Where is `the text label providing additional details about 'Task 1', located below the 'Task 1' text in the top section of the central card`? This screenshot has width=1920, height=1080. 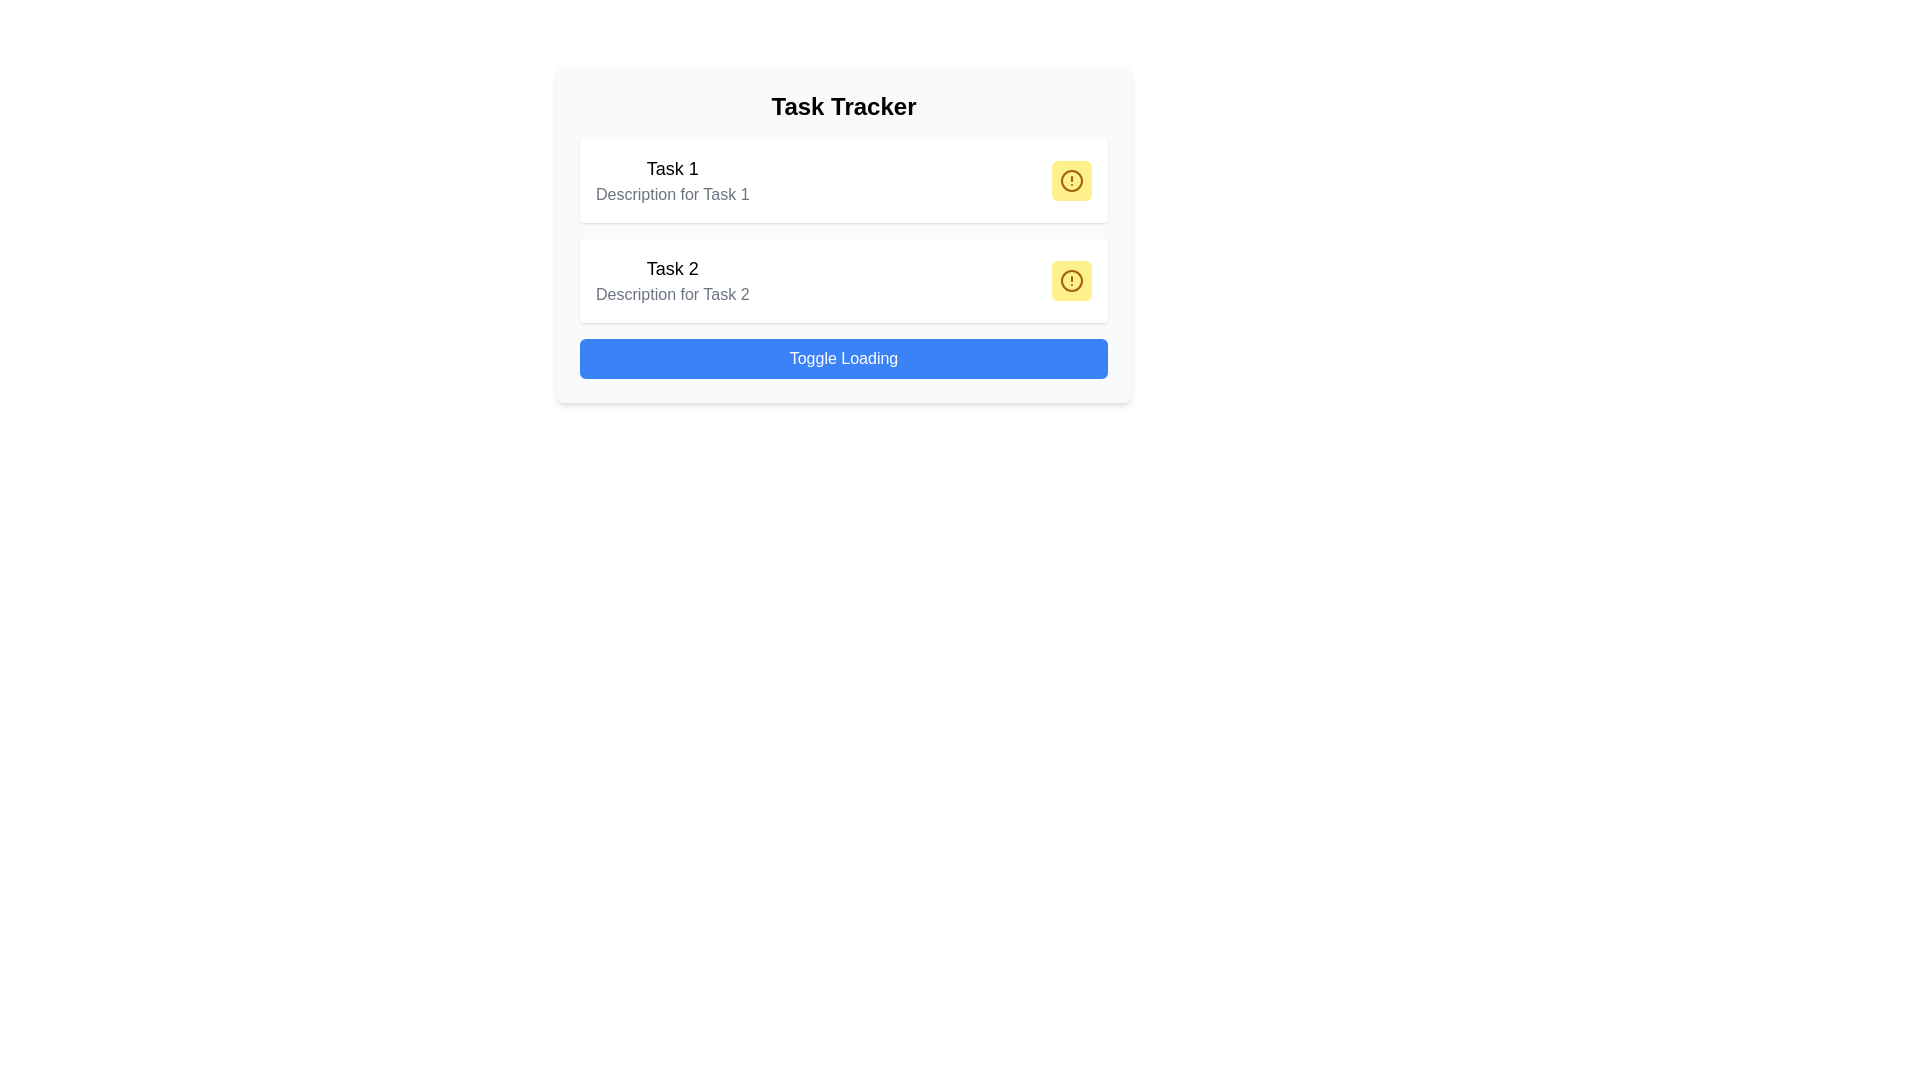 the text label providing additional details about 'Task 1', located below the 'Task 1' text in the top section of the central card is located at coordinates (672, 195).